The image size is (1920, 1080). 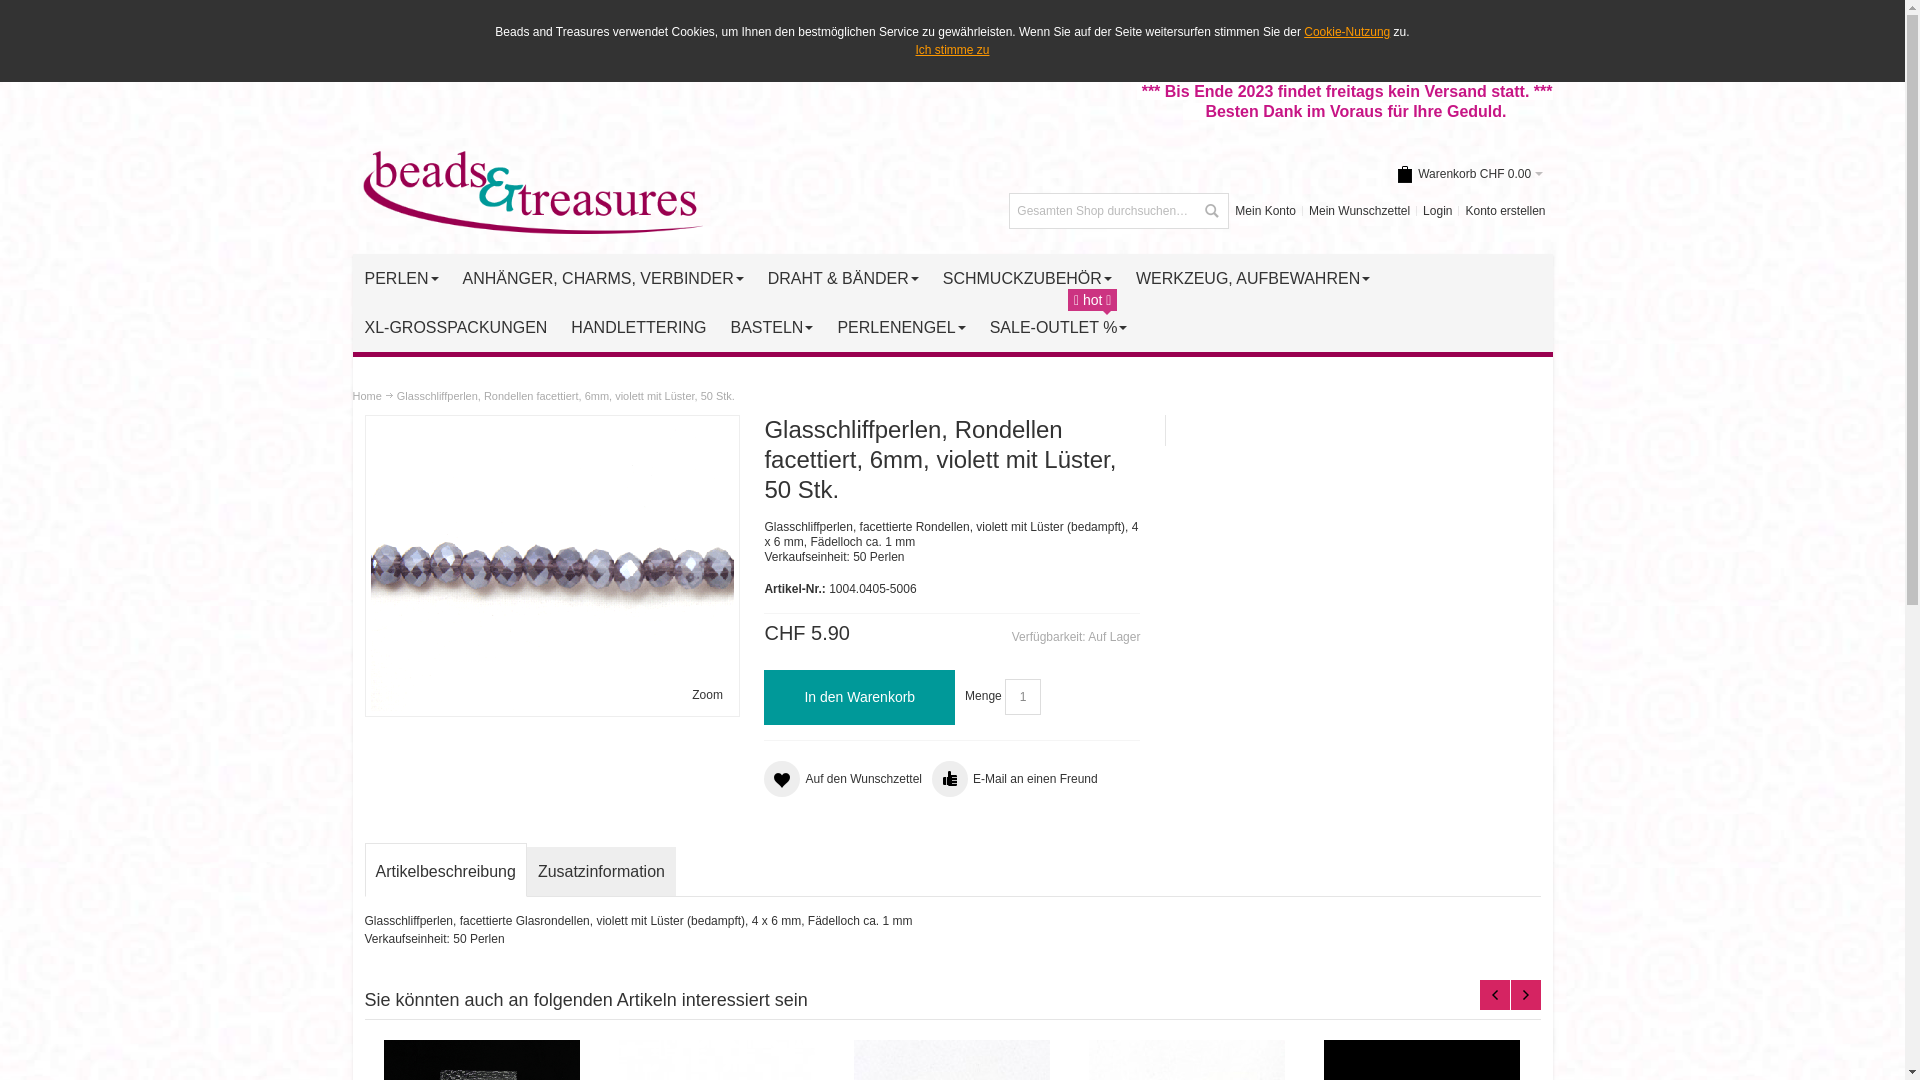 I want to click on 'Zoom', so click(x=707, y=694).